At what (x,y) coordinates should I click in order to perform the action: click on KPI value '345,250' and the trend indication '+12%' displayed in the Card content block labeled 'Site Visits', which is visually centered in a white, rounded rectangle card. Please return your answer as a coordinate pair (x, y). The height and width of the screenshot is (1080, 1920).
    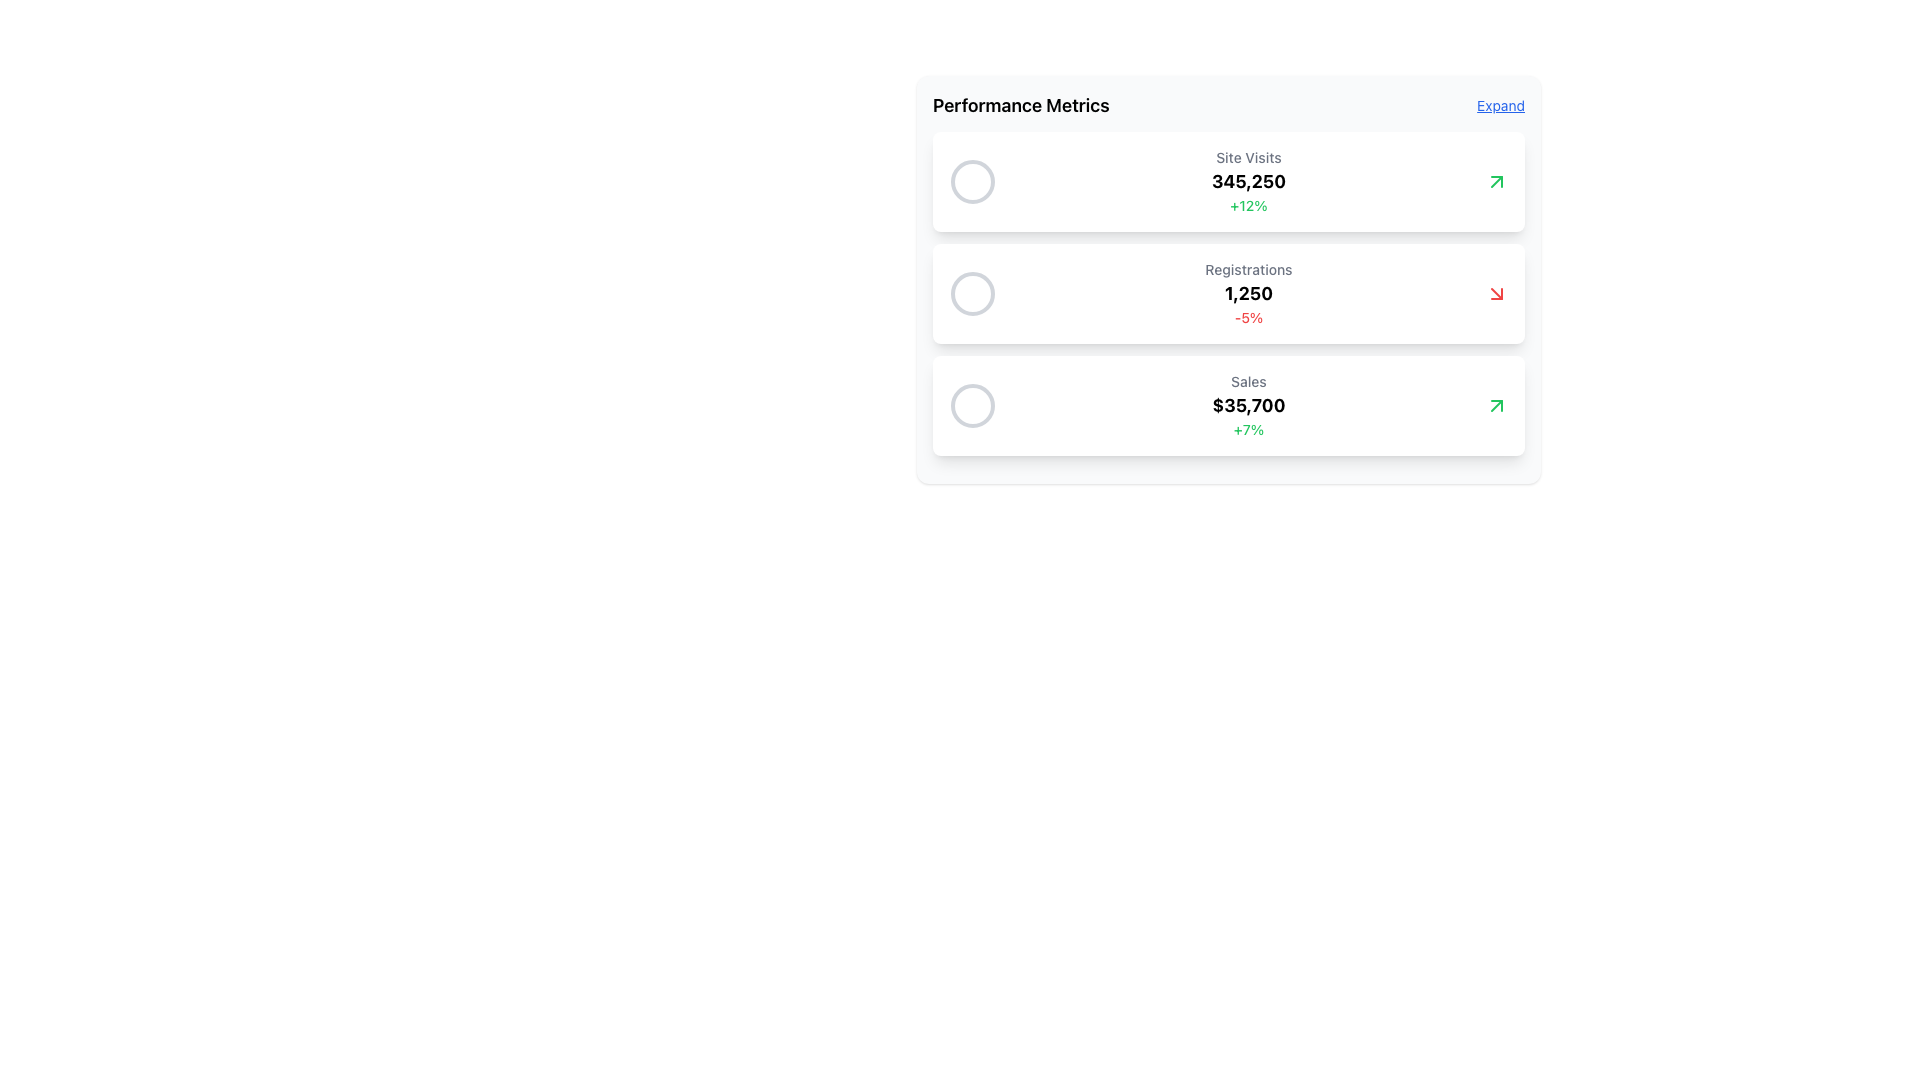
    Looking at the image, I should click on (1247, 181).